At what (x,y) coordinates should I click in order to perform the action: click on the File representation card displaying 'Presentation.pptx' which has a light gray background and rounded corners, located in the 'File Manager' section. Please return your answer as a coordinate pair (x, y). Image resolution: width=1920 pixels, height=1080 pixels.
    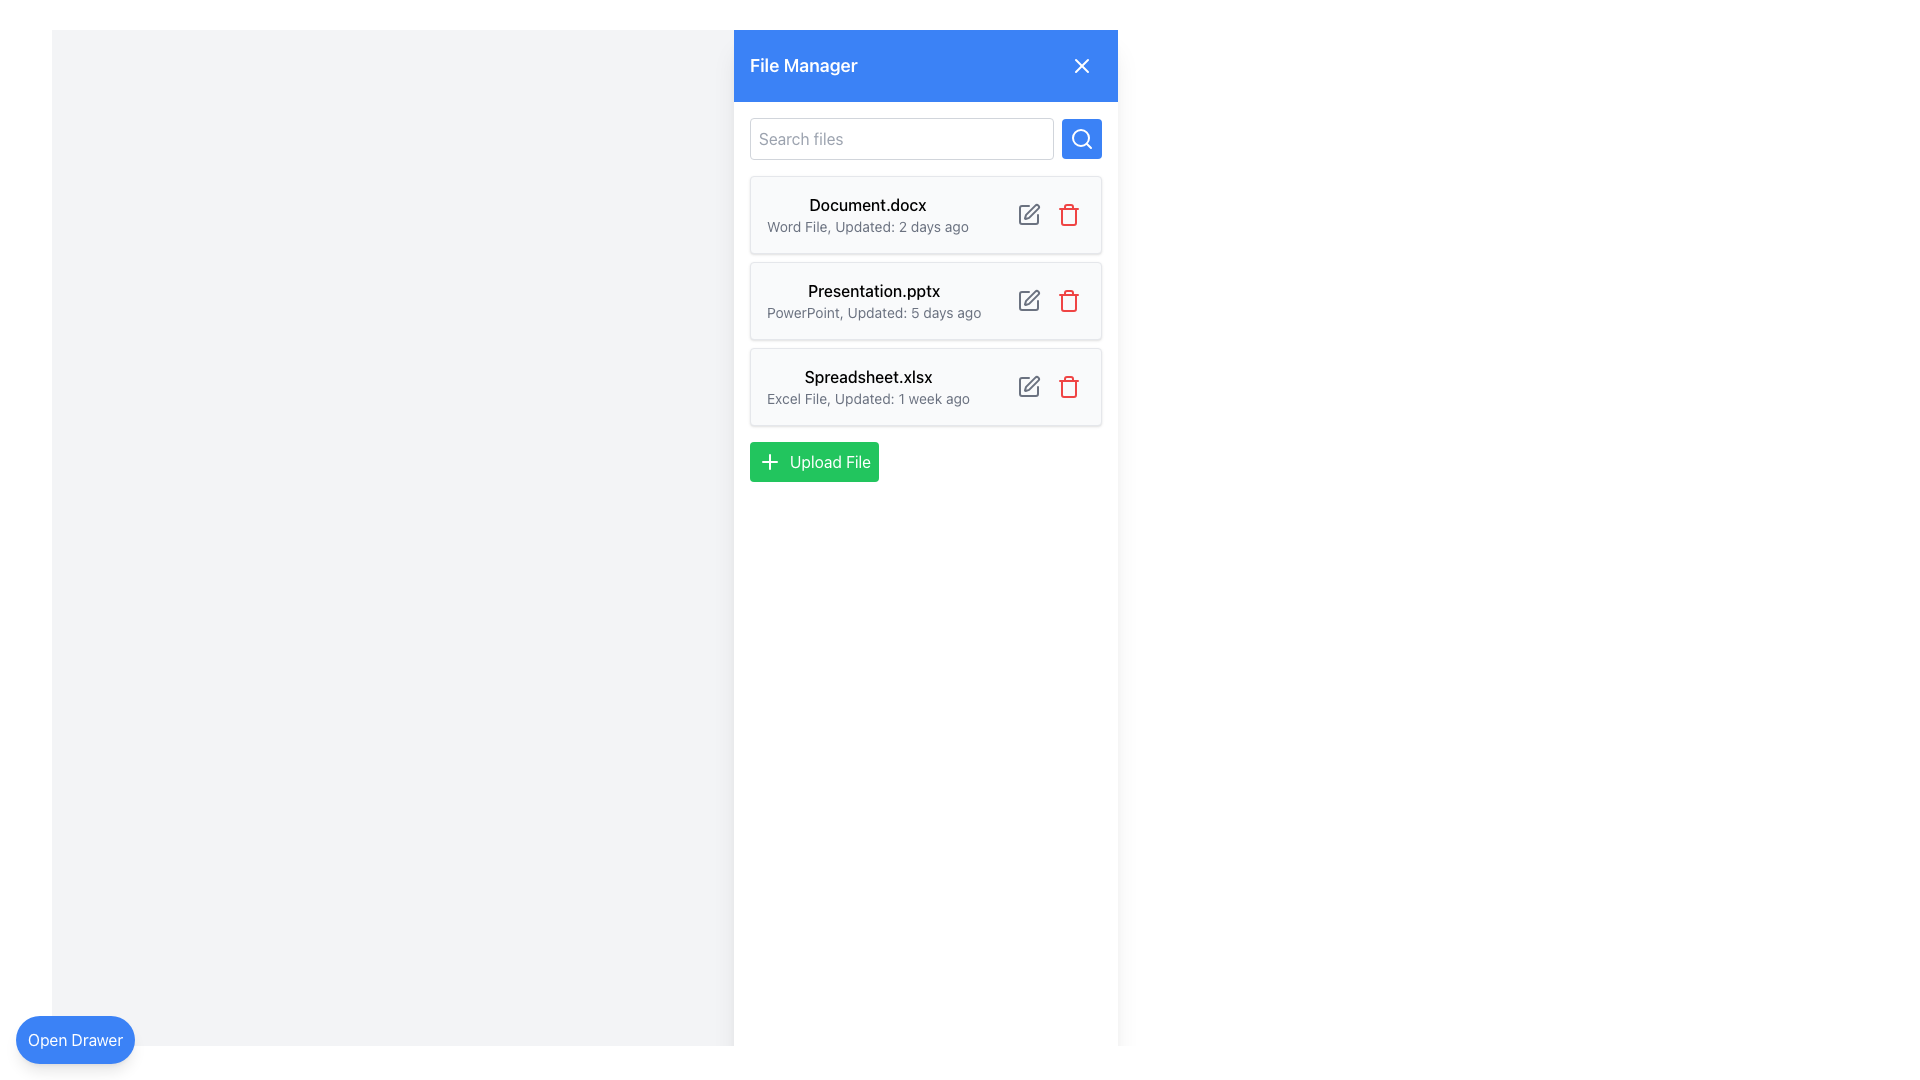
    Looking at the image, I should click on (925, 300).